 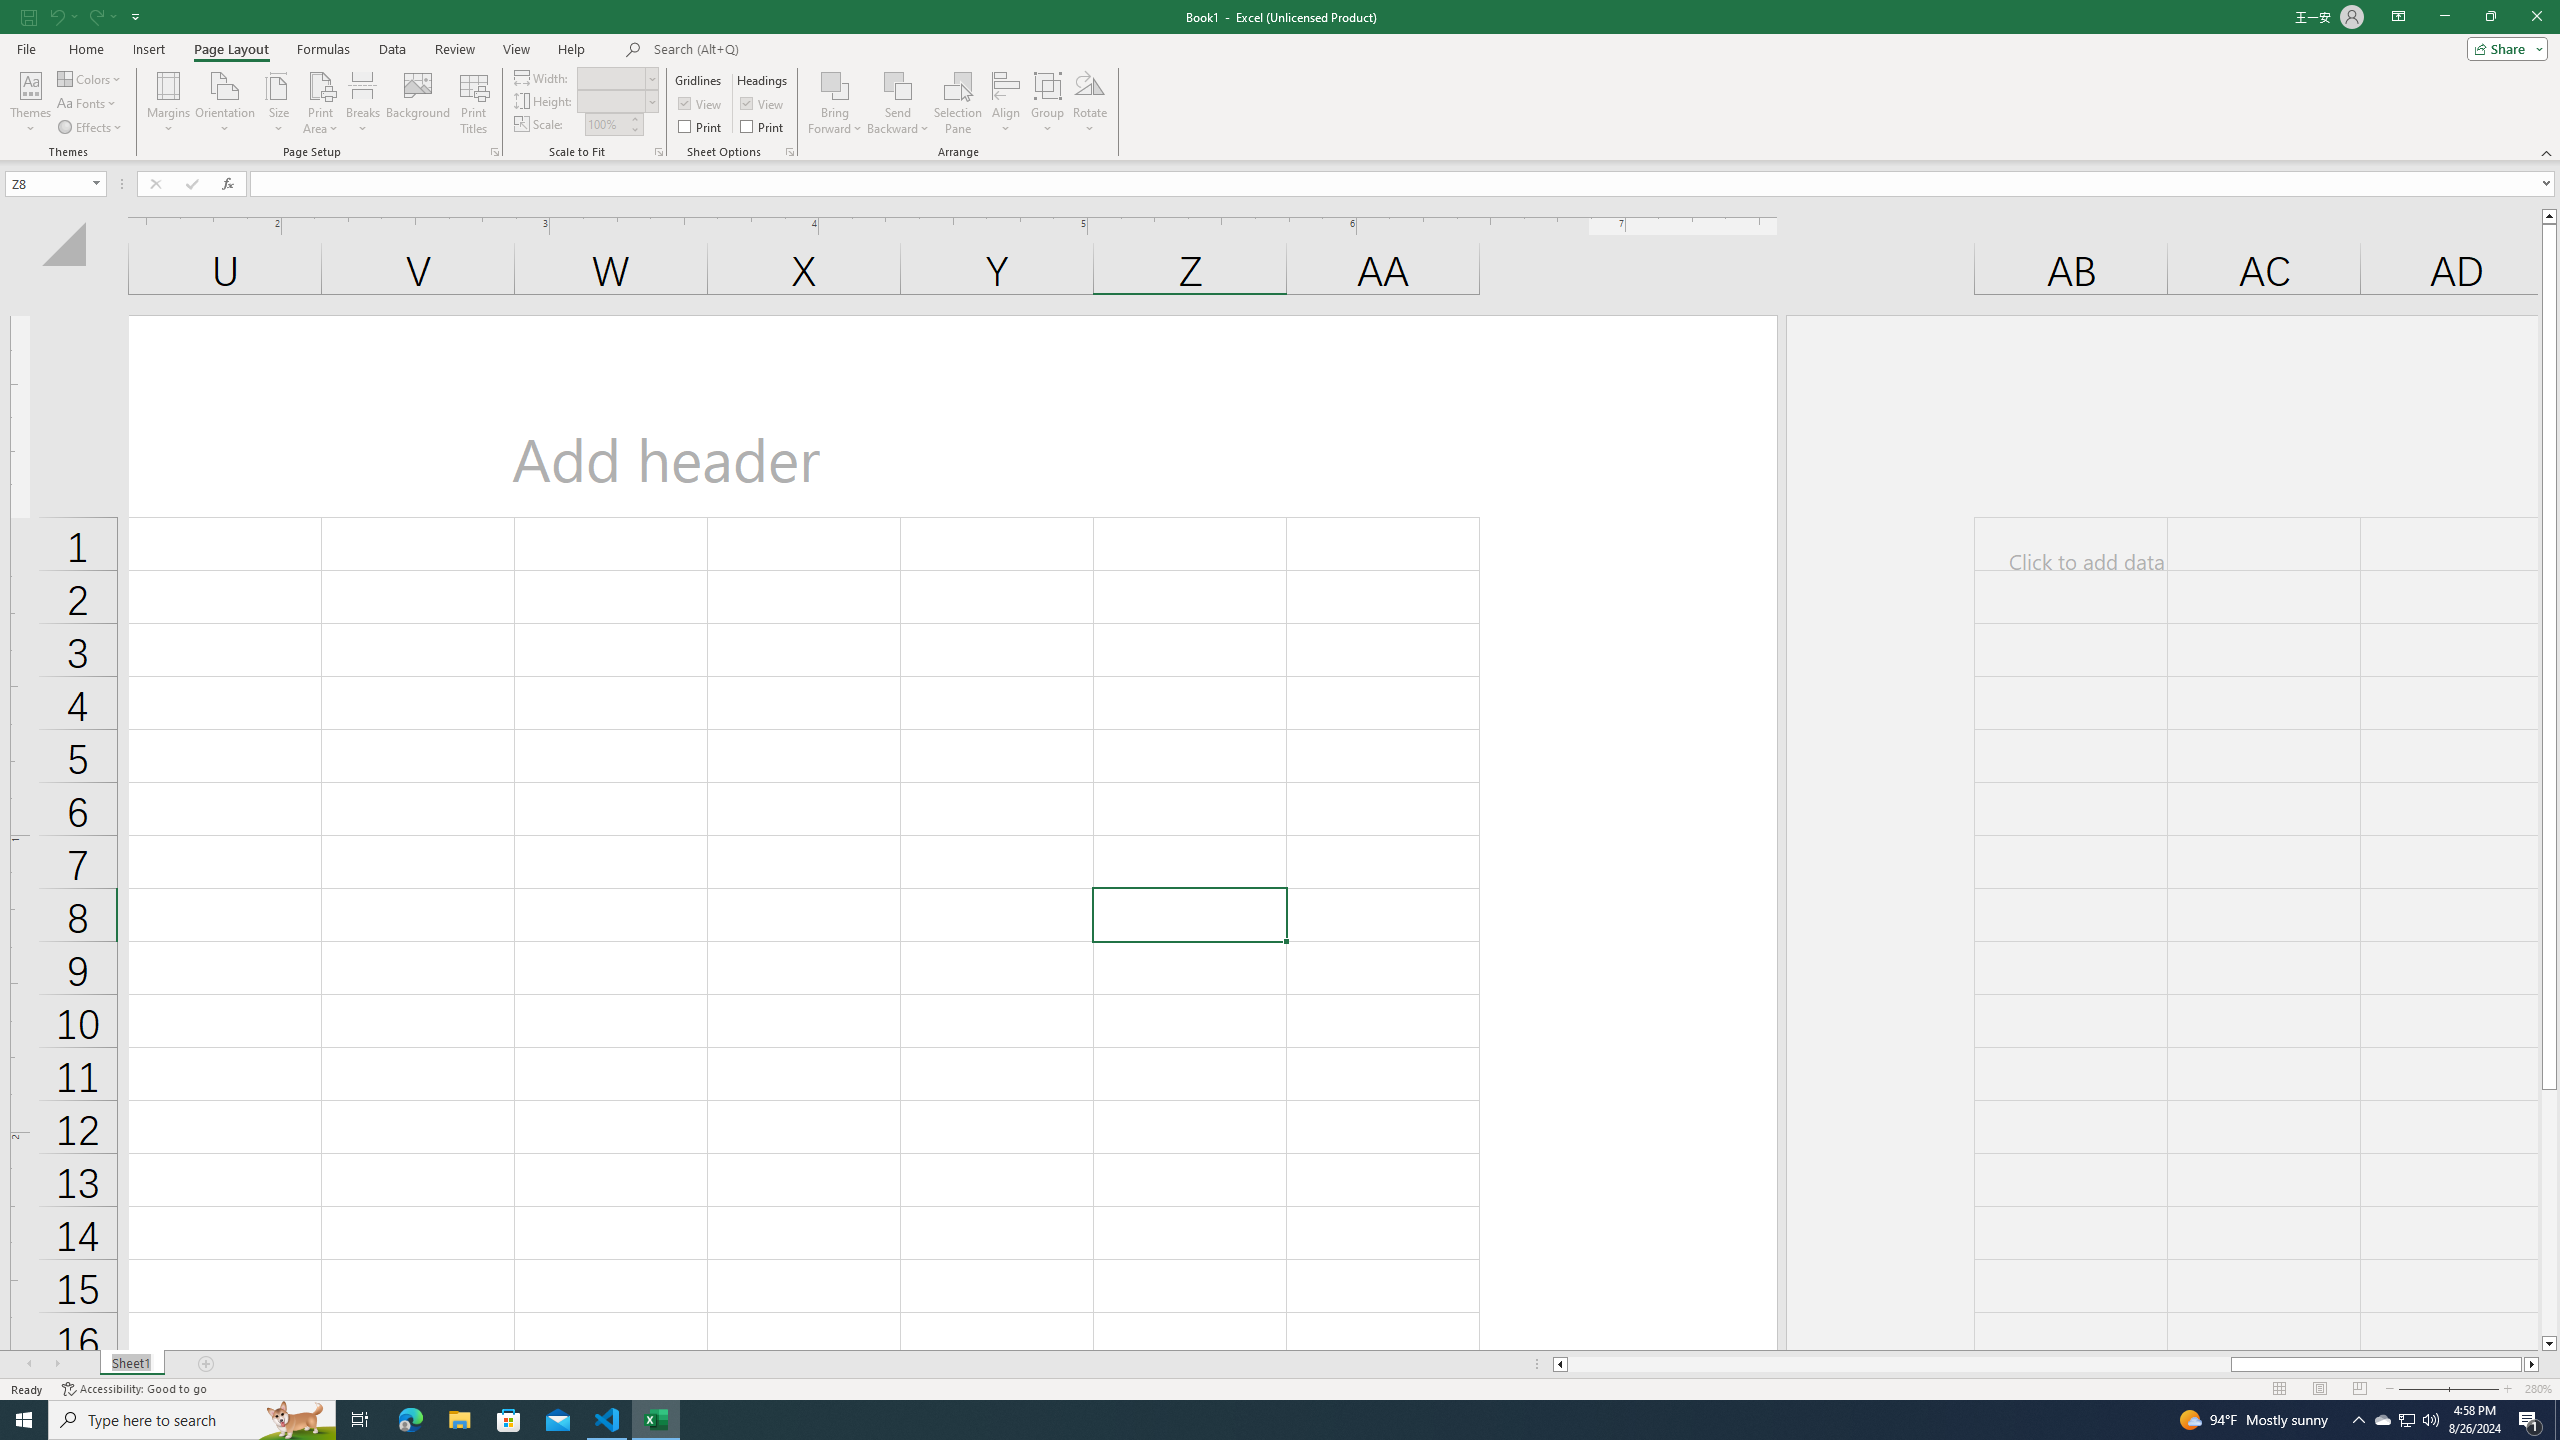 I want to click on 'Height', so click(x=611, y=100).